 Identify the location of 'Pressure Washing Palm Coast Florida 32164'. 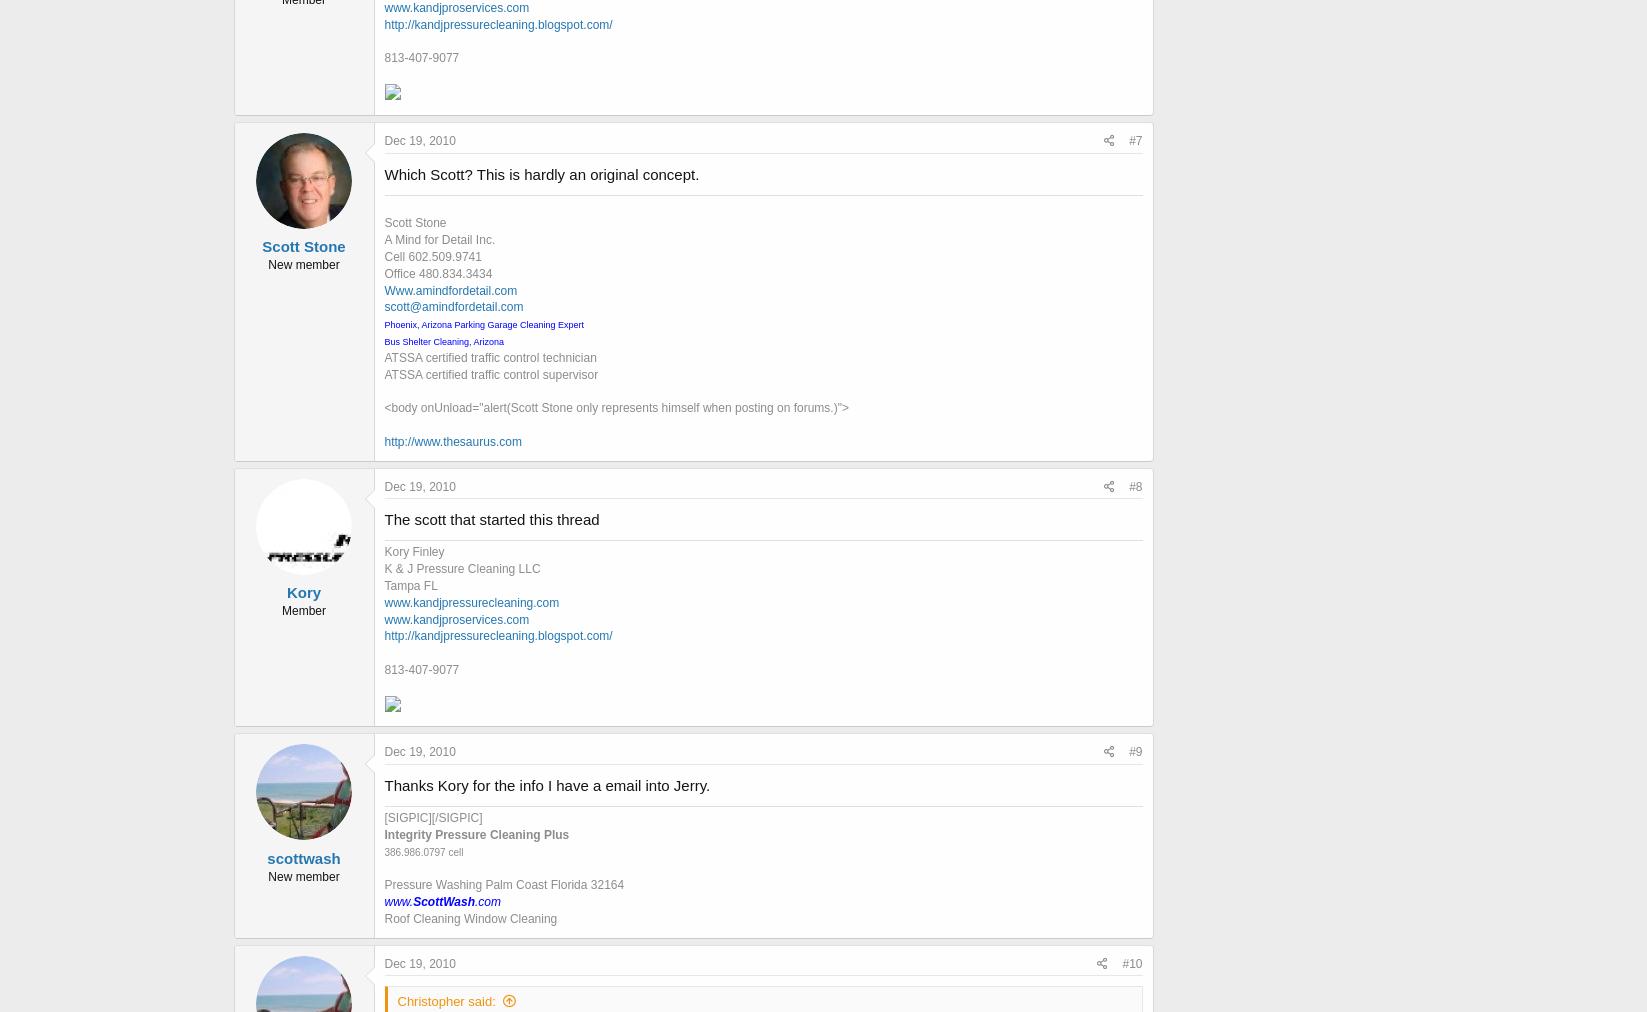
(502, 883).